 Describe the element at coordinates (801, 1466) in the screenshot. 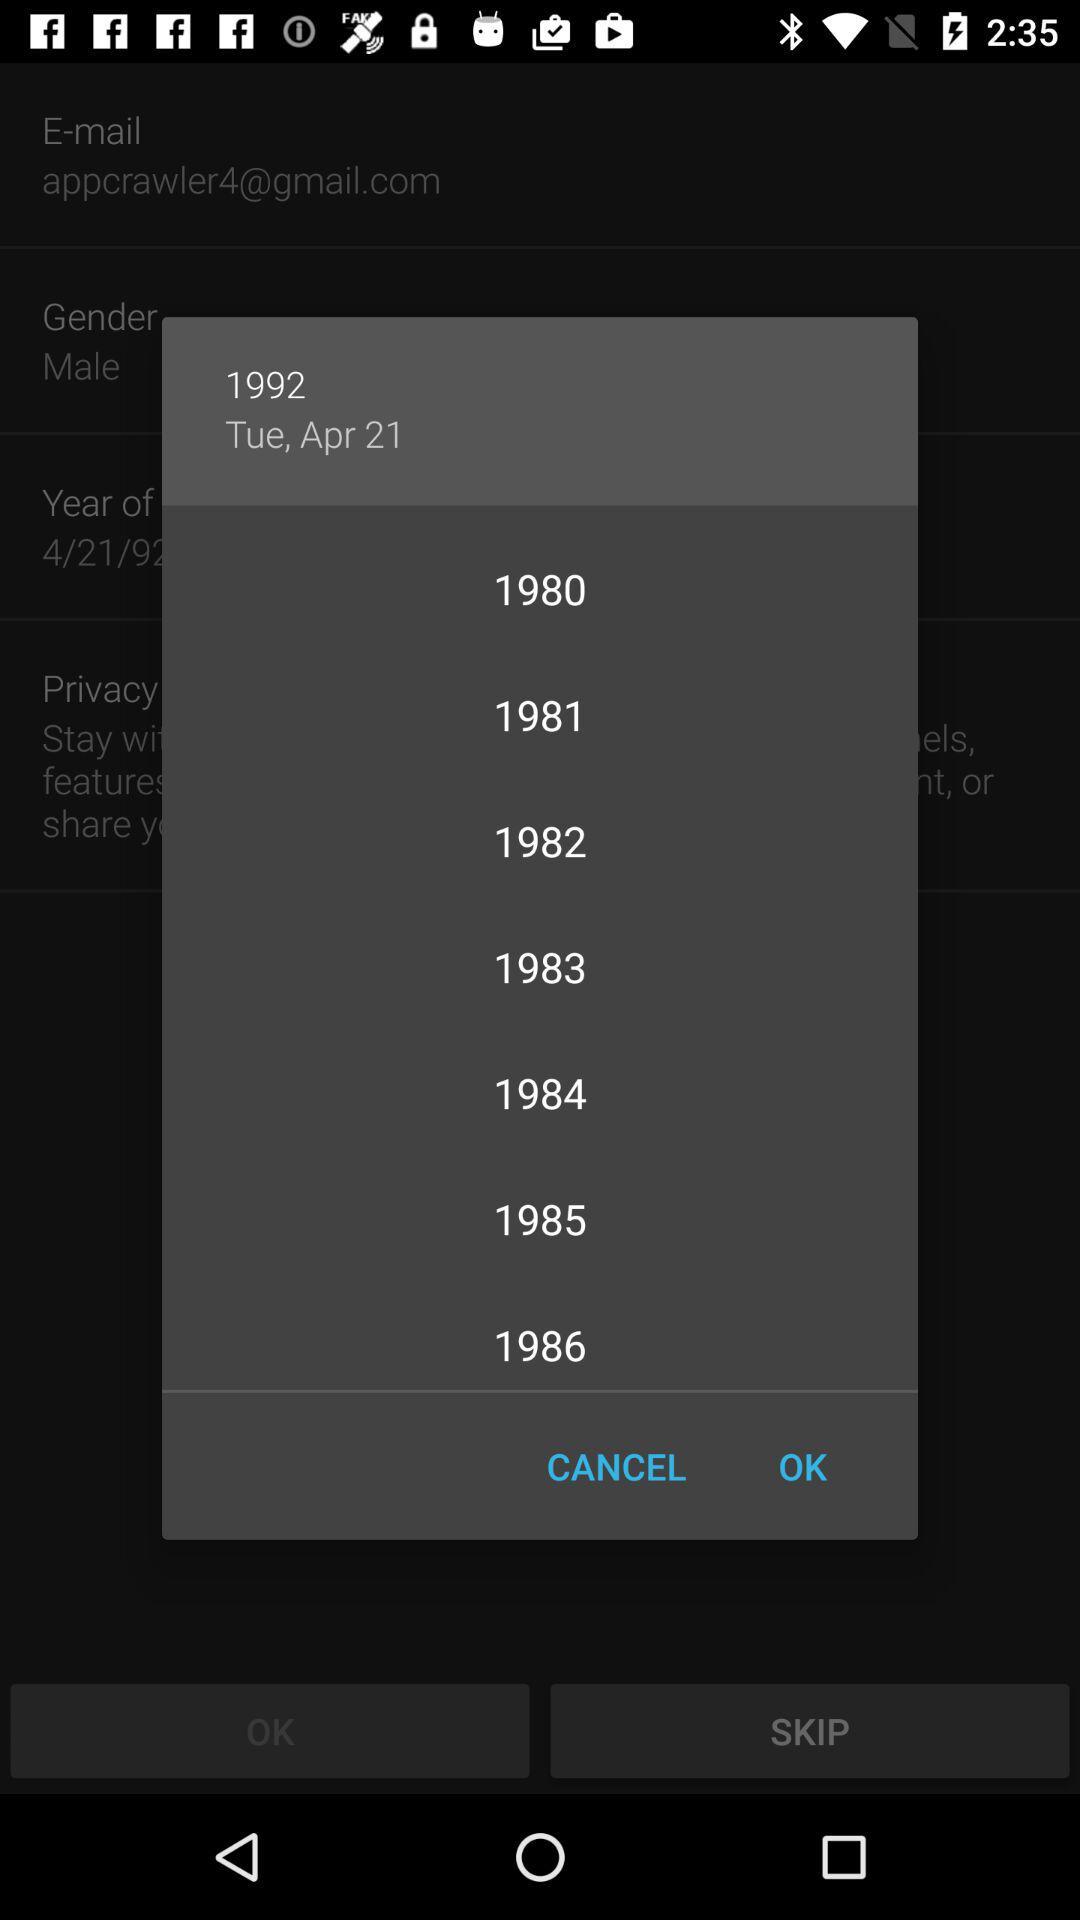

I see `the icon below 1986 item` at that location.